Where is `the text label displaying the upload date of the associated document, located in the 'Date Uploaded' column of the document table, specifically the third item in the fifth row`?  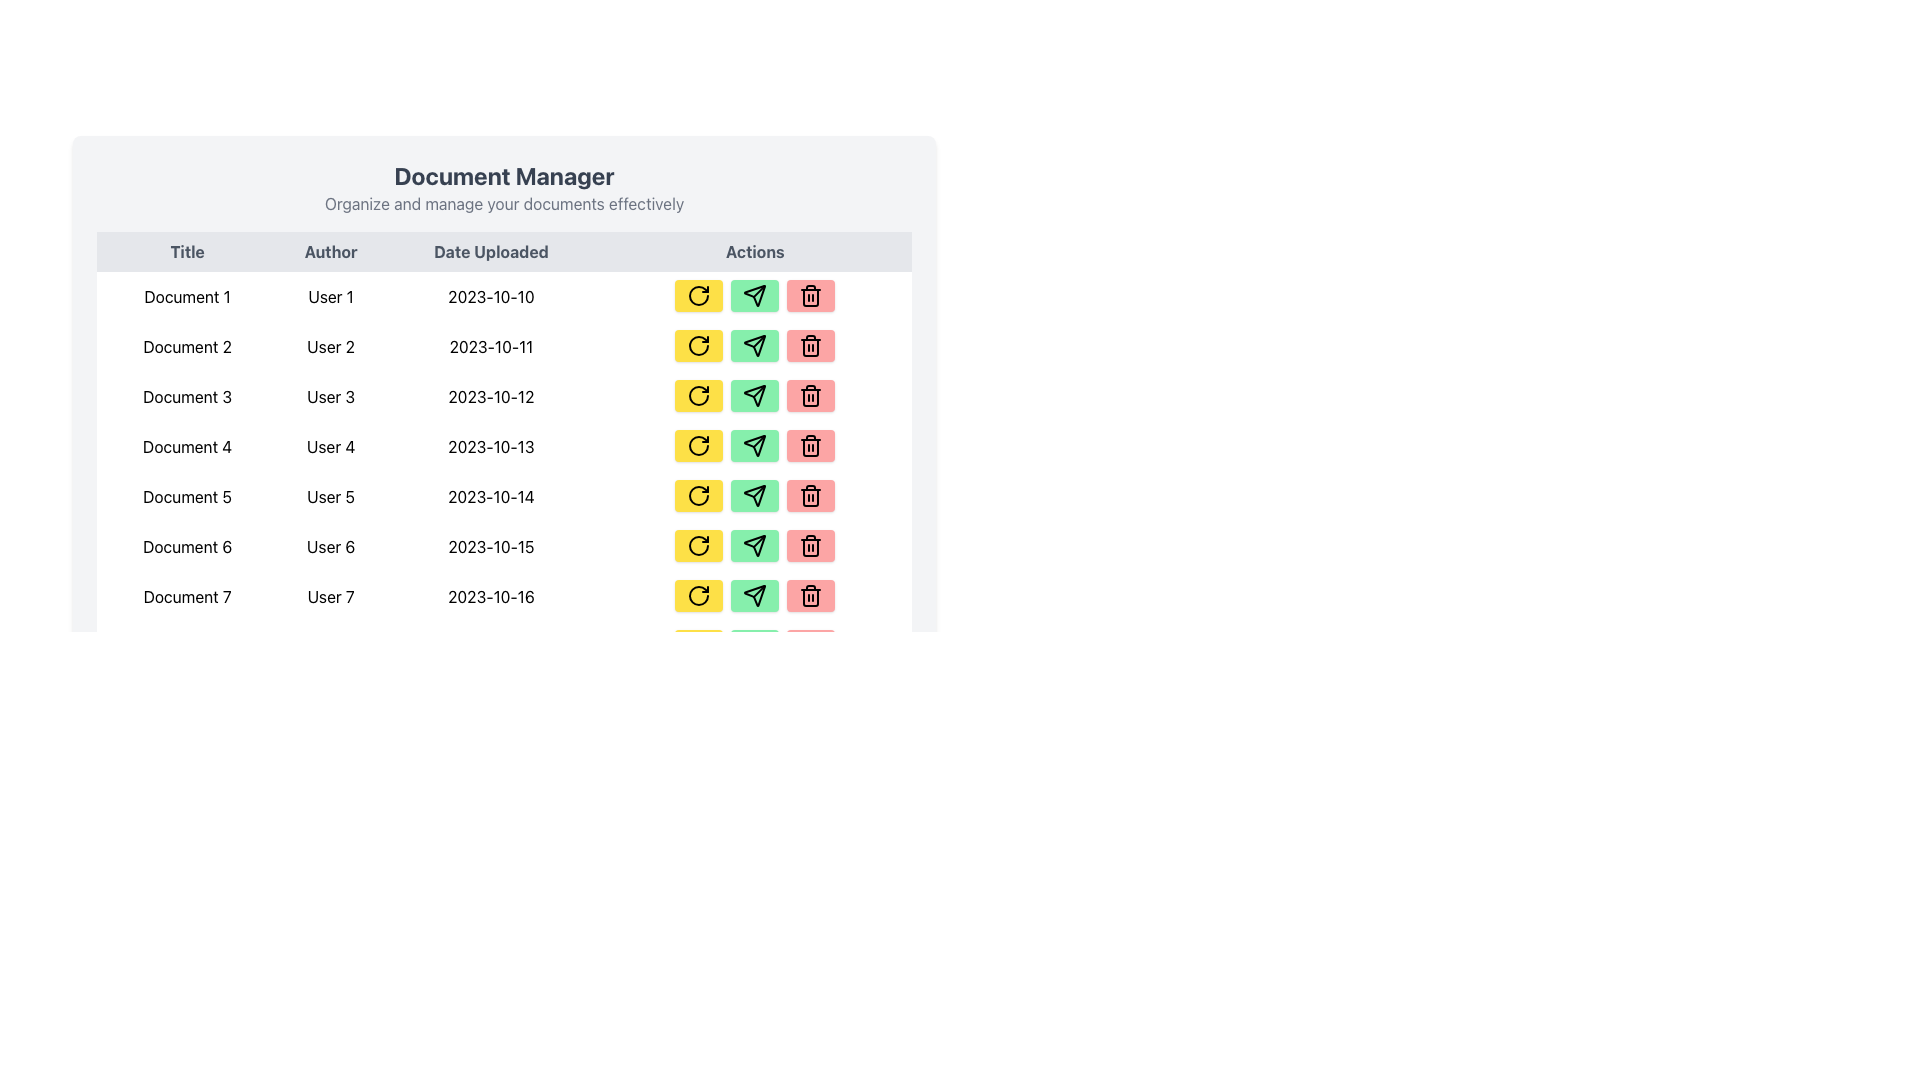 the text label displaying the upload date of the associated document, located in the 'Date Uploaded' column of the document table, specifically the third item in the fifth row is located at coordinates (491, 496).